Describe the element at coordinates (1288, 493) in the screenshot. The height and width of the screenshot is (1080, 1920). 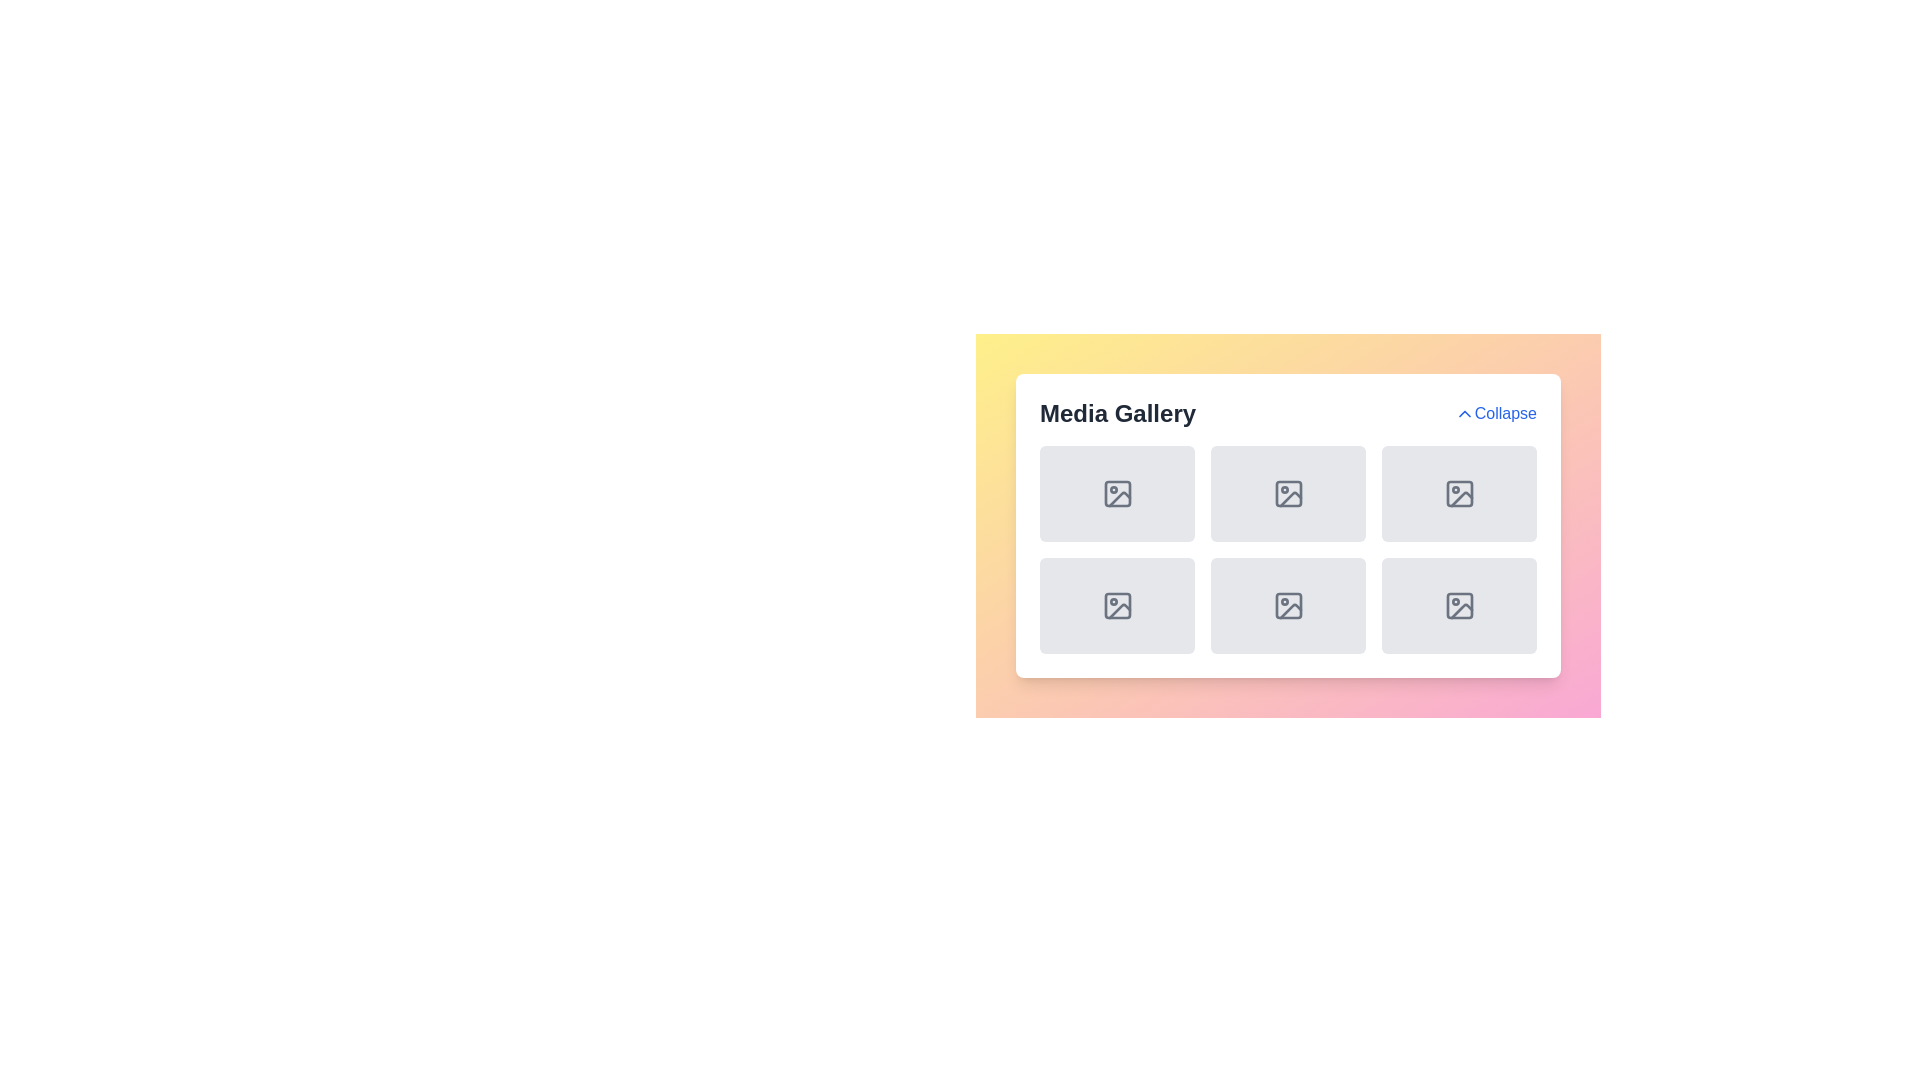
I see `the icon representing an image, which is styled with a gray-colored outline and is the middle item in the top row of the Media Gallery section` at that location.